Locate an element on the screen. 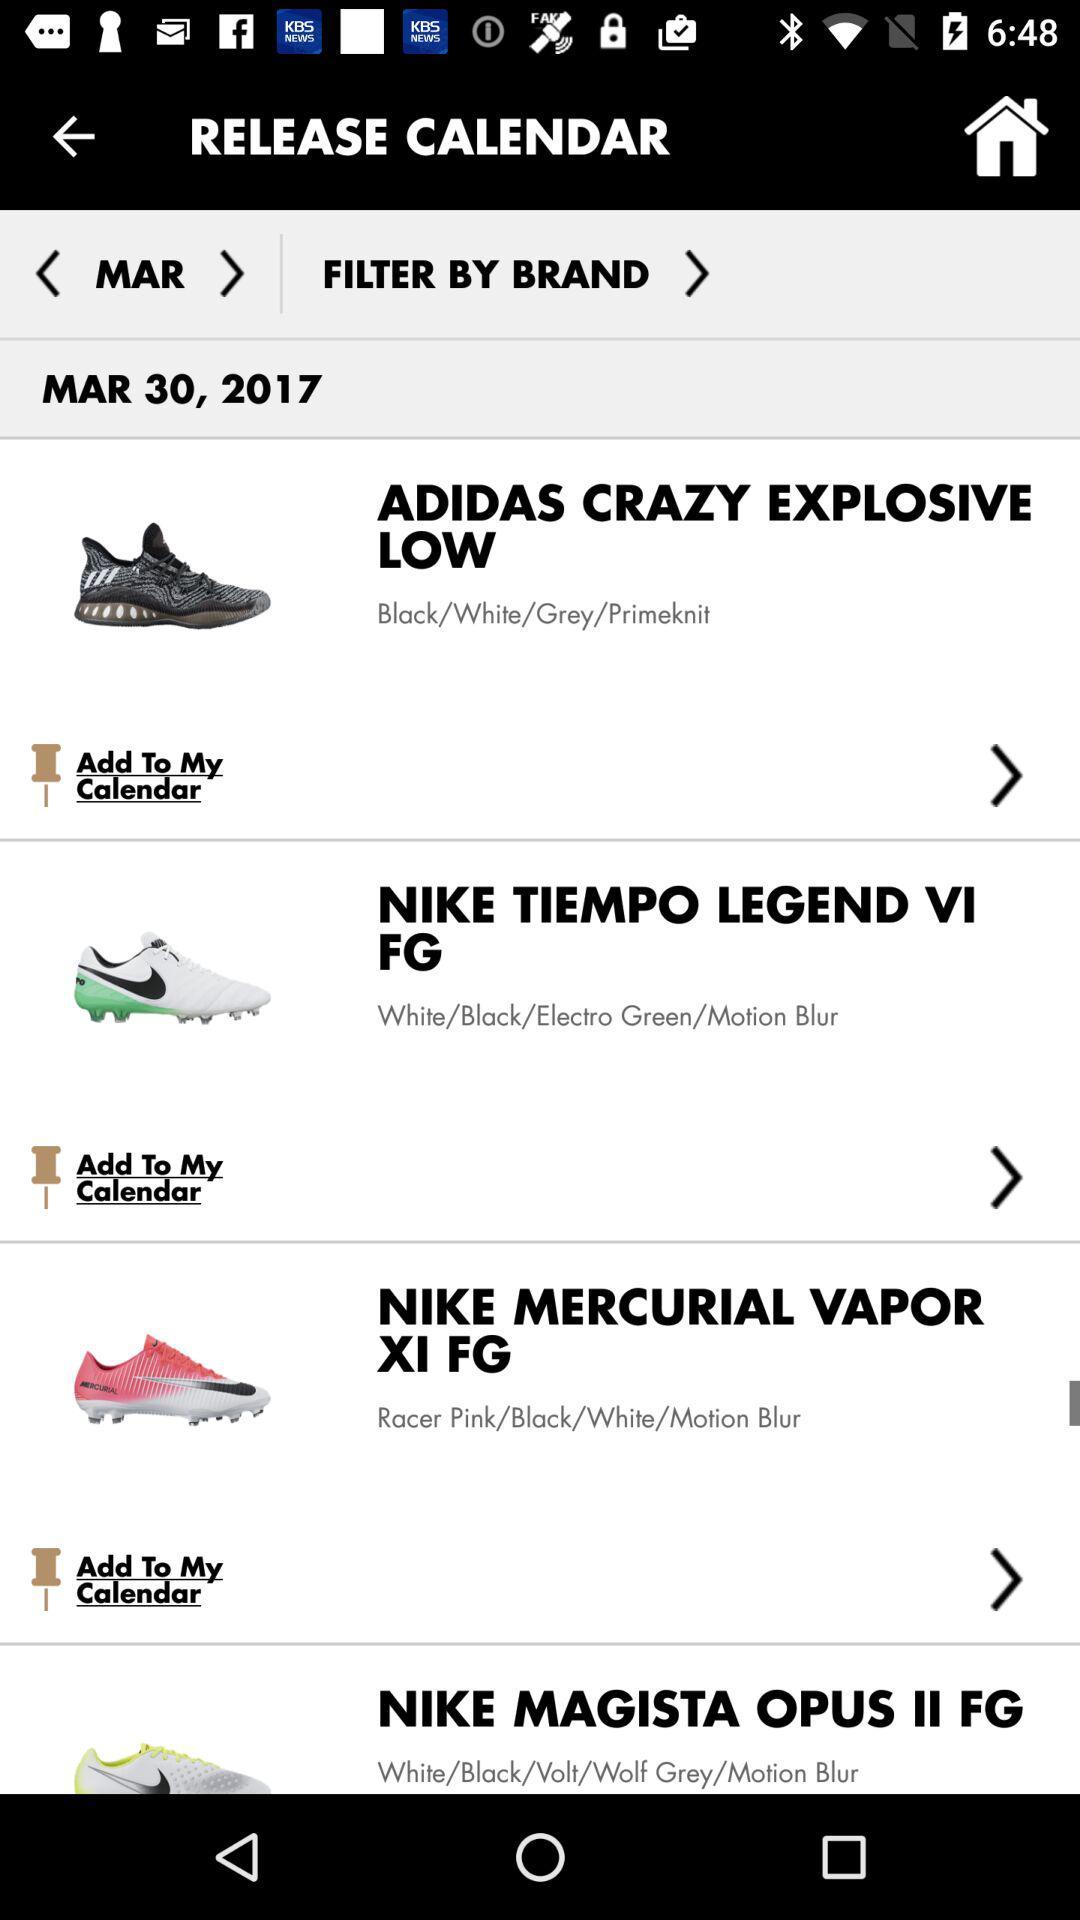 The image size is (1080, 1920). go back is located at coordinates (46, 272).